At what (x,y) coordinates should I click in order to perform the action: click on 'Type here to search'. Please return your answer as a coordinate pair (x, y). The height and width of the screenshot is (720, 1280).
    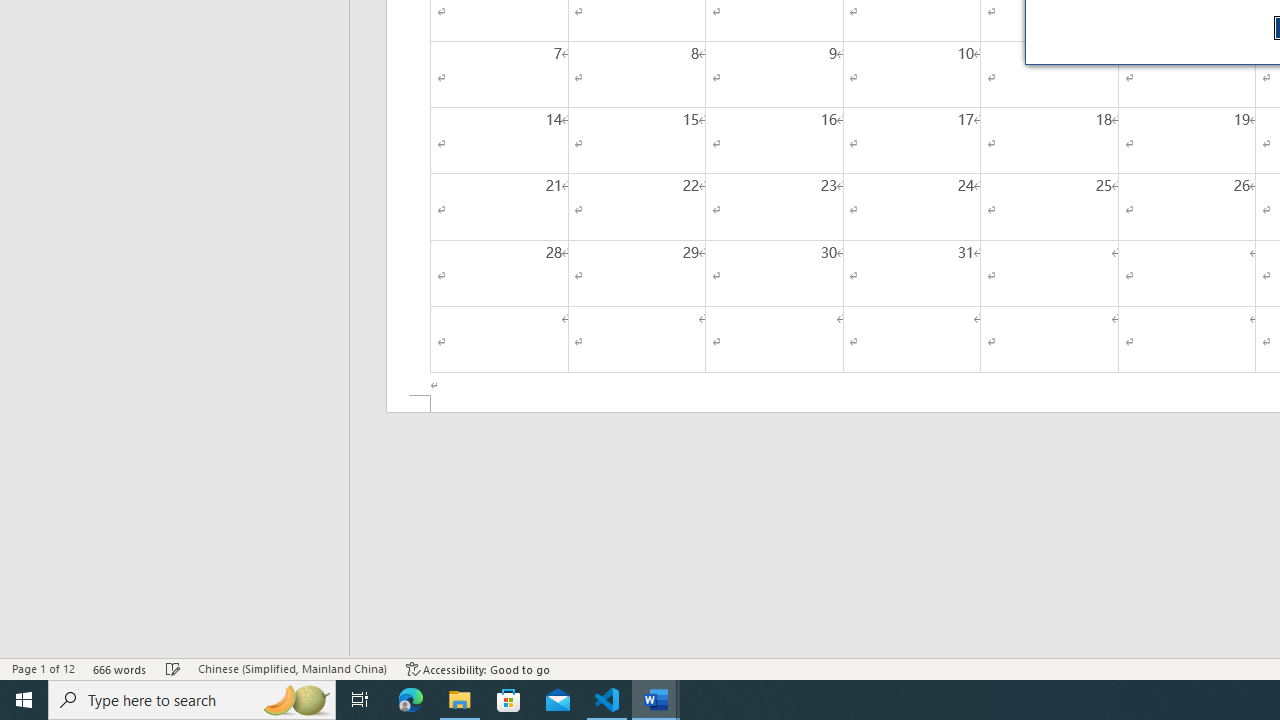
    Looking at the image, I should click on (192, 698).